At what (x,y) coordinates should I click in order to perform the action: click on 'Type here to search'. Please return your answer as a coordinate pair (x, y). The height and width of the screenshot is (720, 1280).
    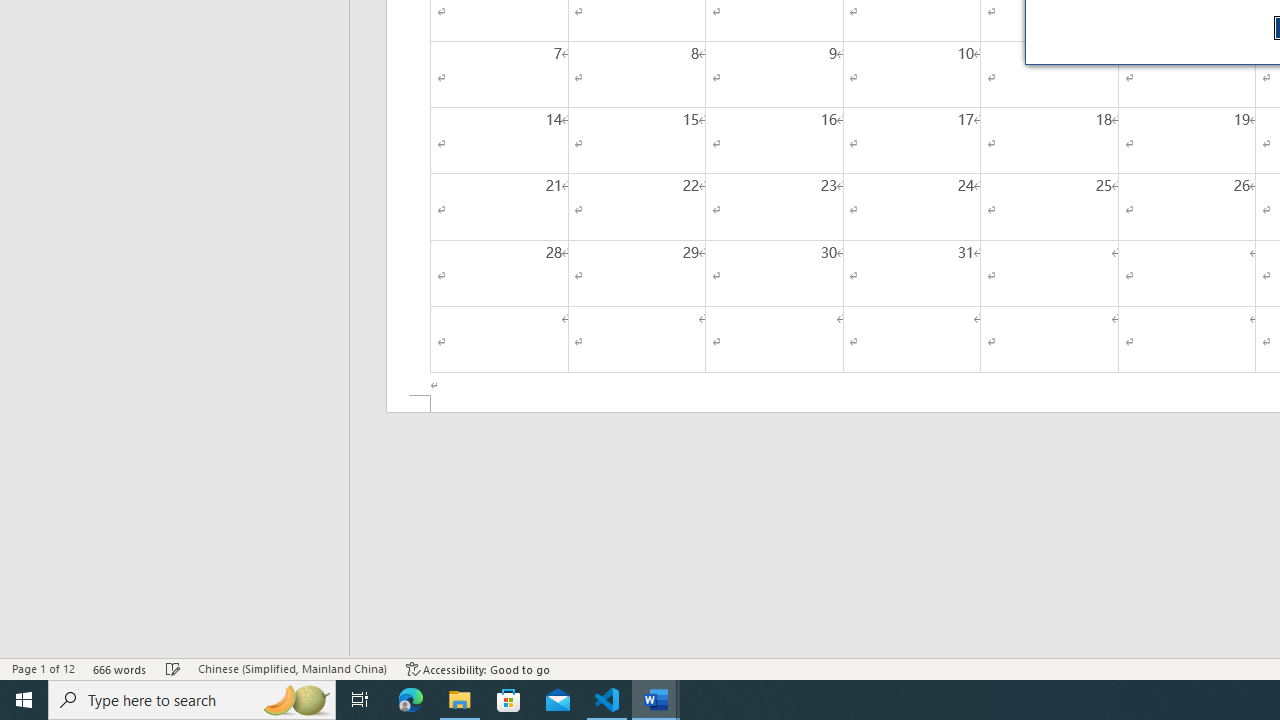
    Looking at the image, I should click on (192, 698).